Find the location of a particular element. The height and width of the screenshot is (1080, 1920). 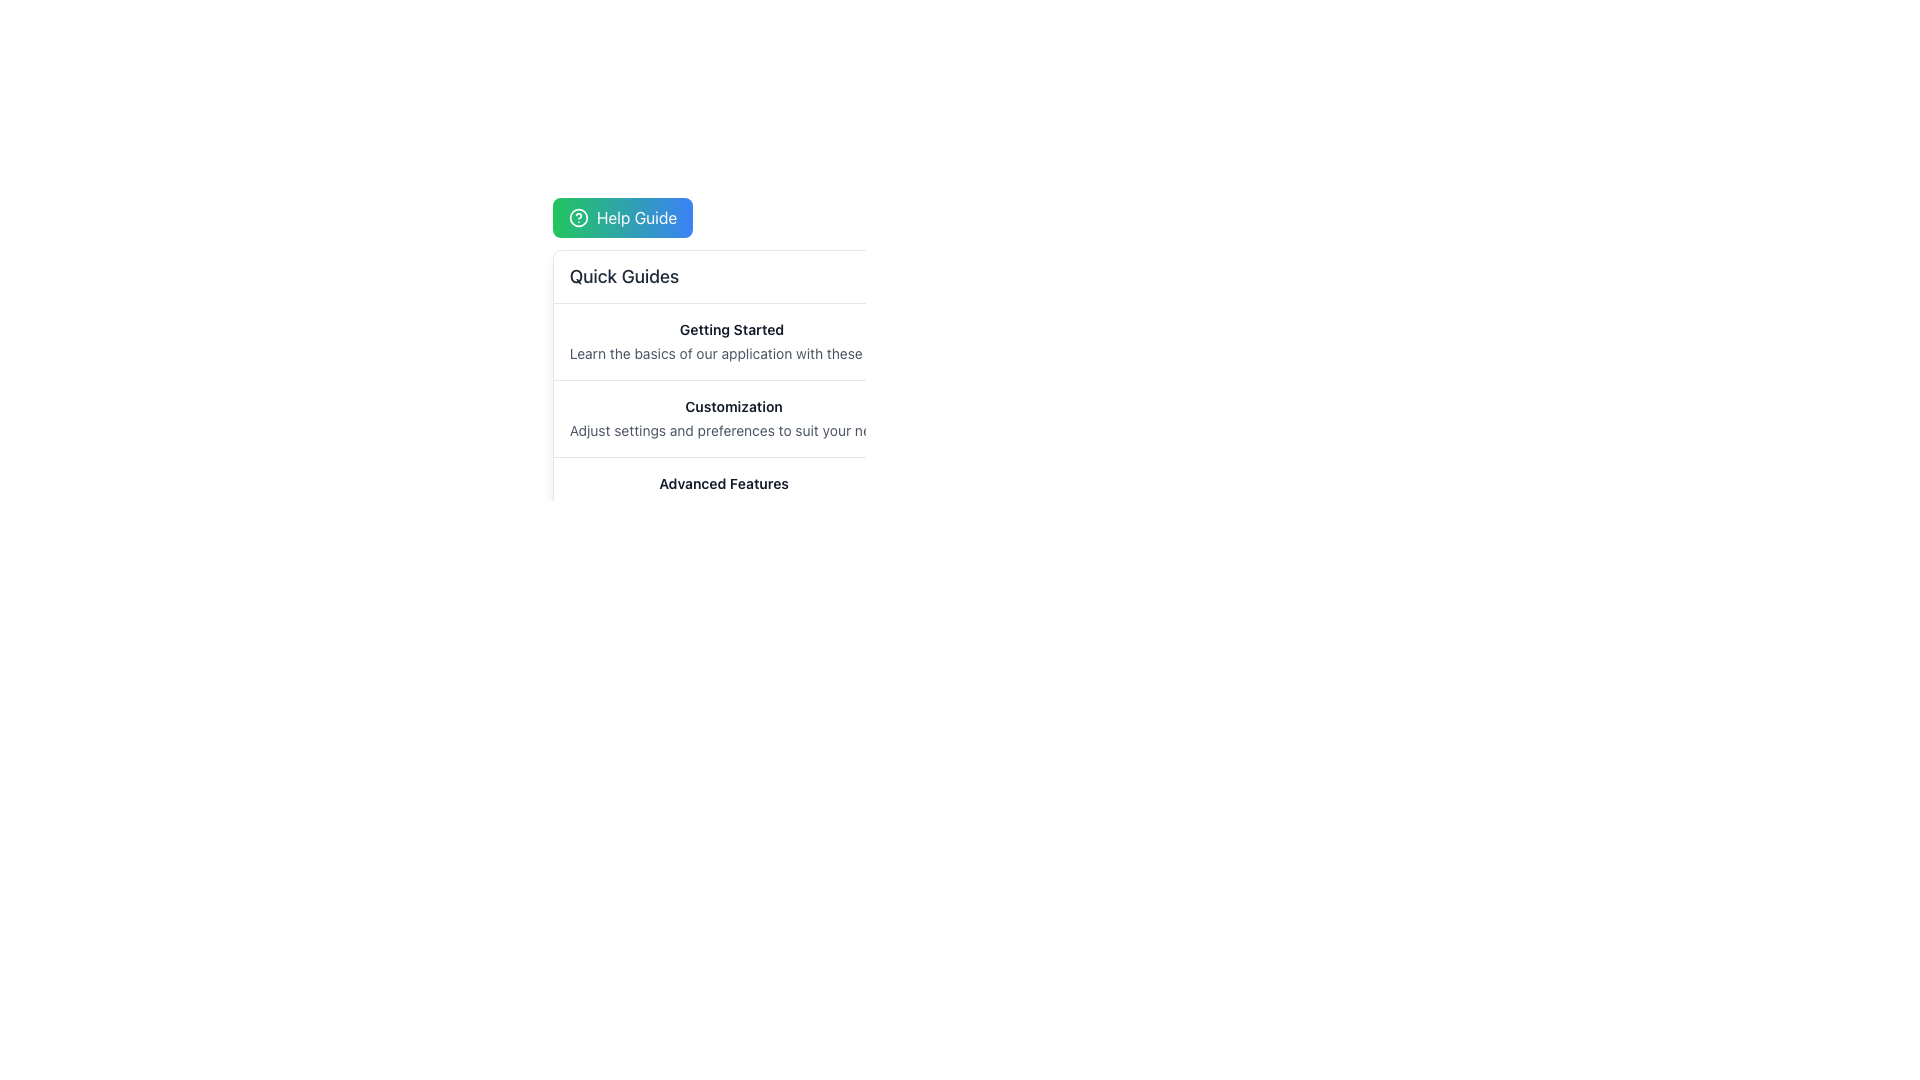

supplementary icon associated with the 'Customization' text block to explore further actions is located at coordinates (743, 418).